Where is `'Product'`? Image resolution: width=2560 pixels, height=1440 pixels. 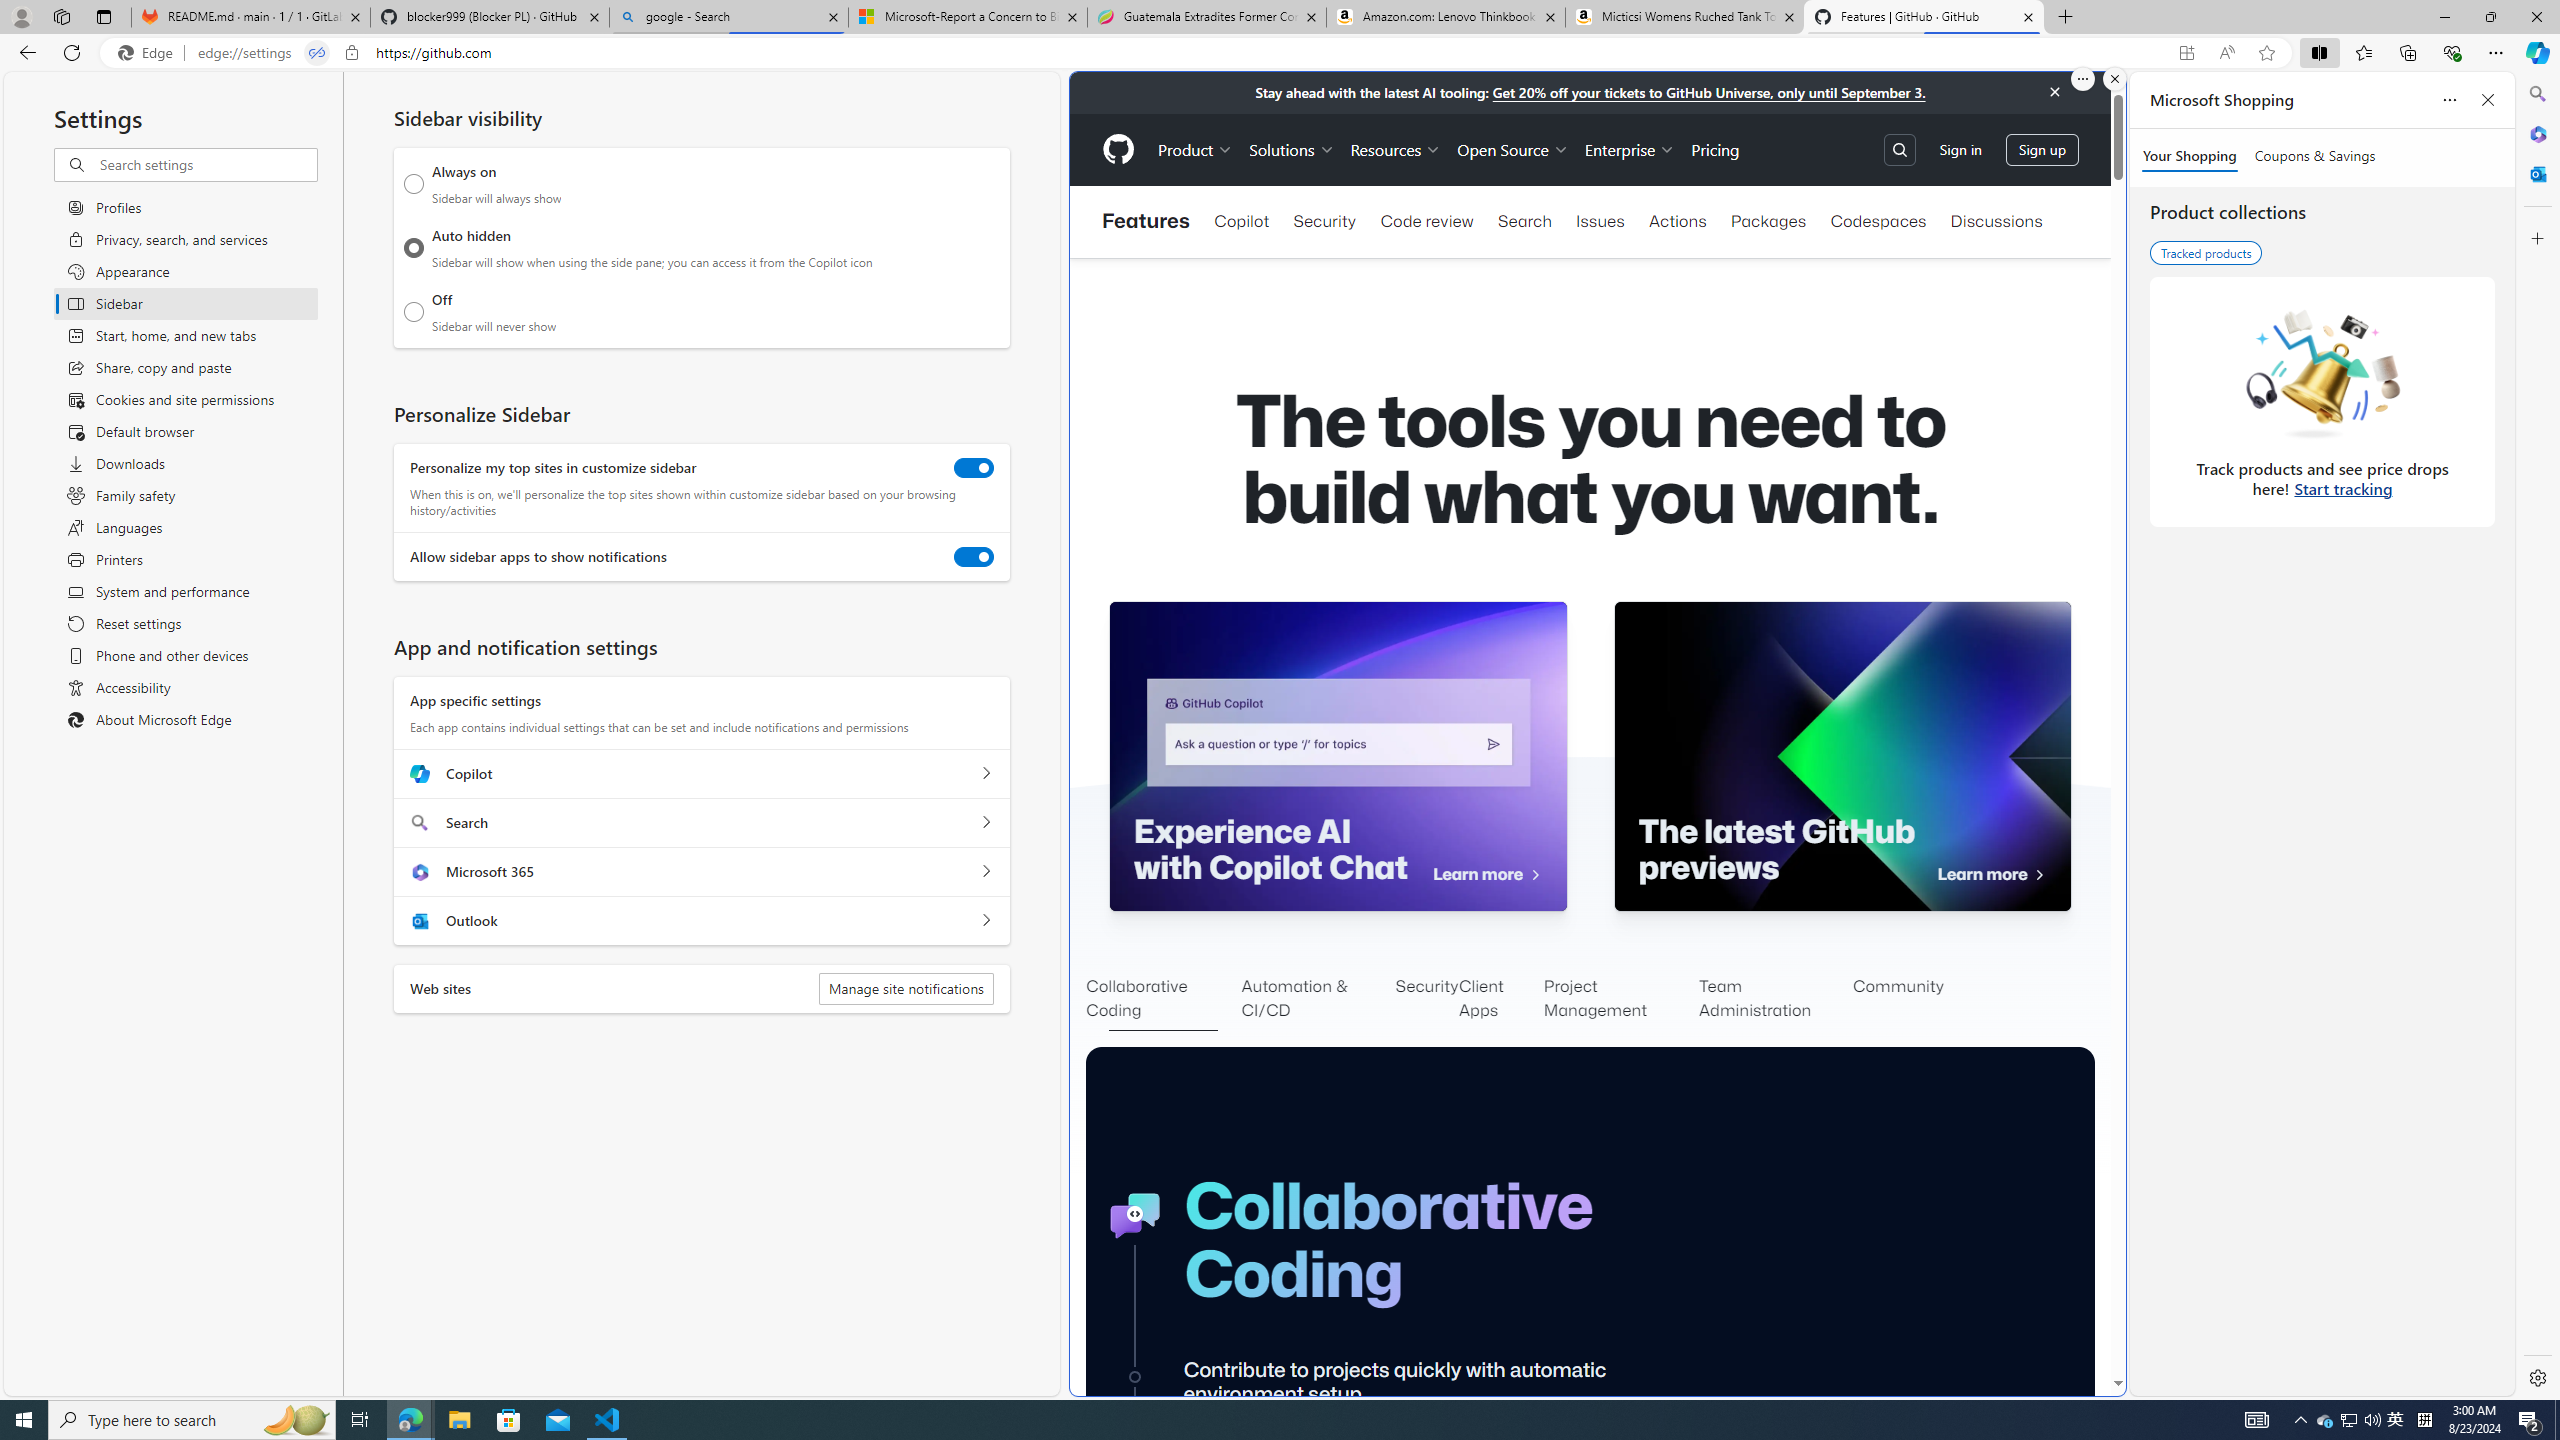
'Product' is located at coordinates (1194, 149).